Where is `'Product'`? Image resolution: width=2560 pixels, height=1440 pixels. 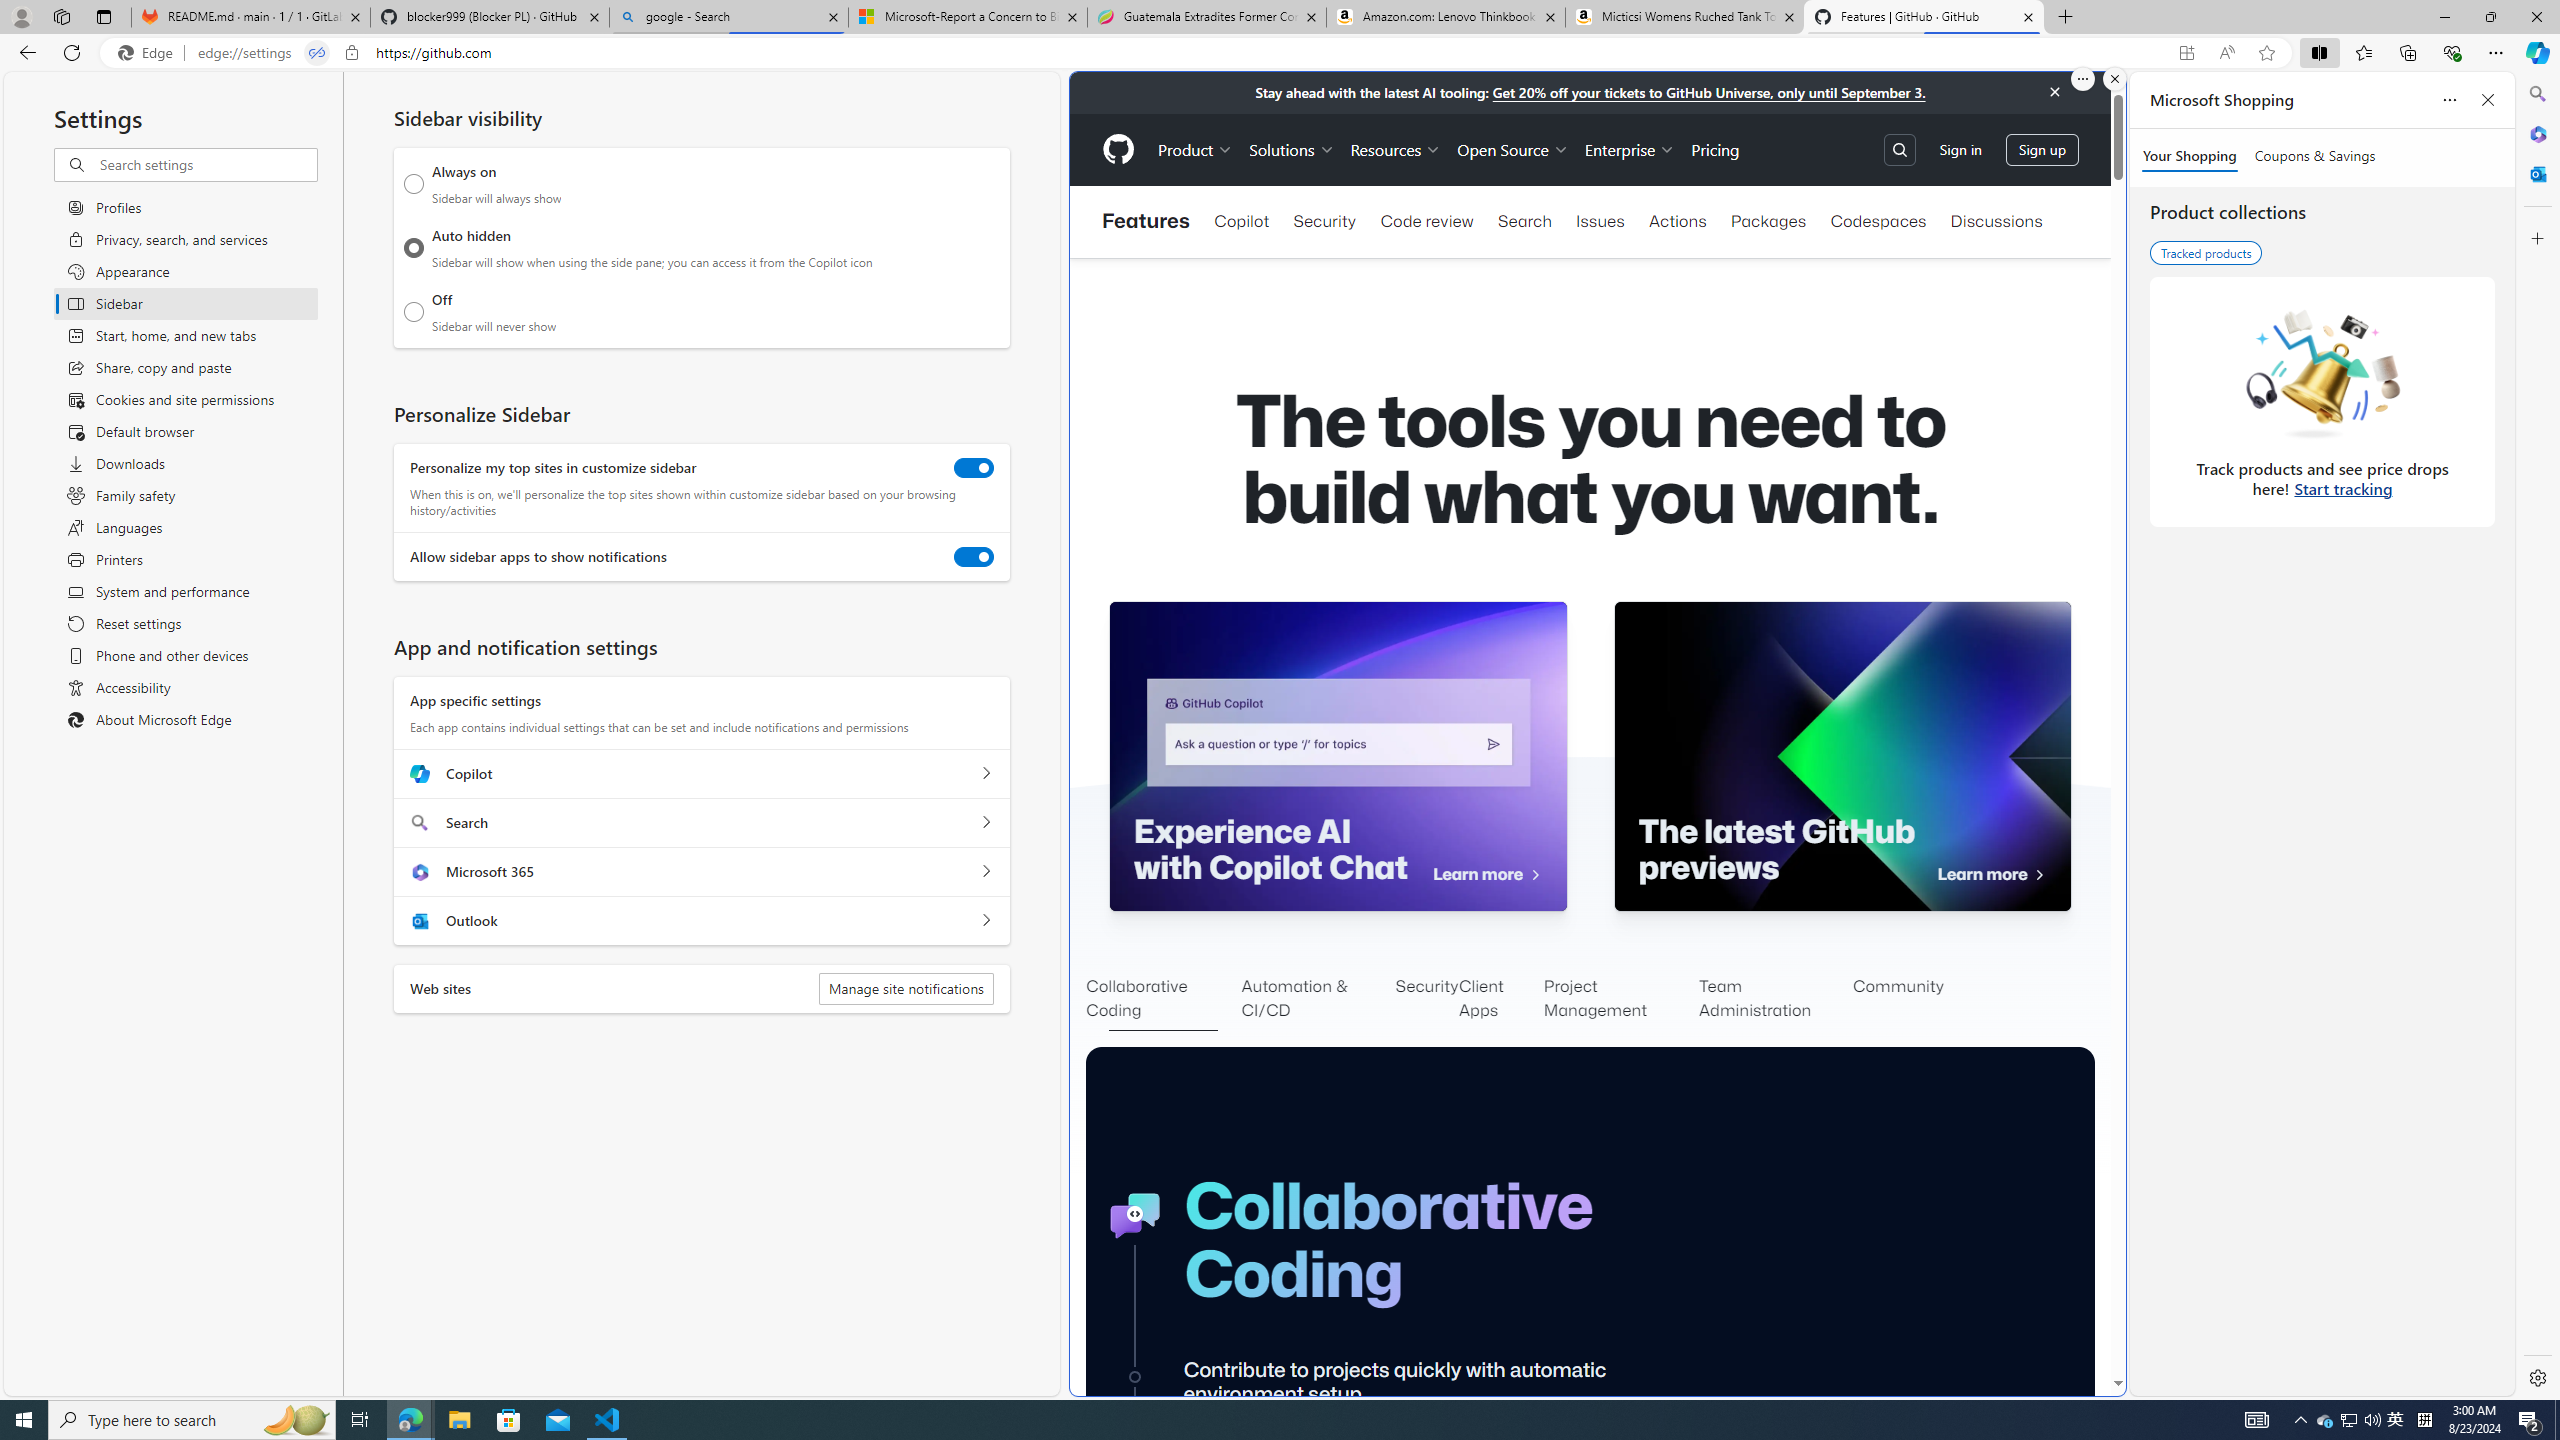
'Product' is located at coordinates (1194, 149).